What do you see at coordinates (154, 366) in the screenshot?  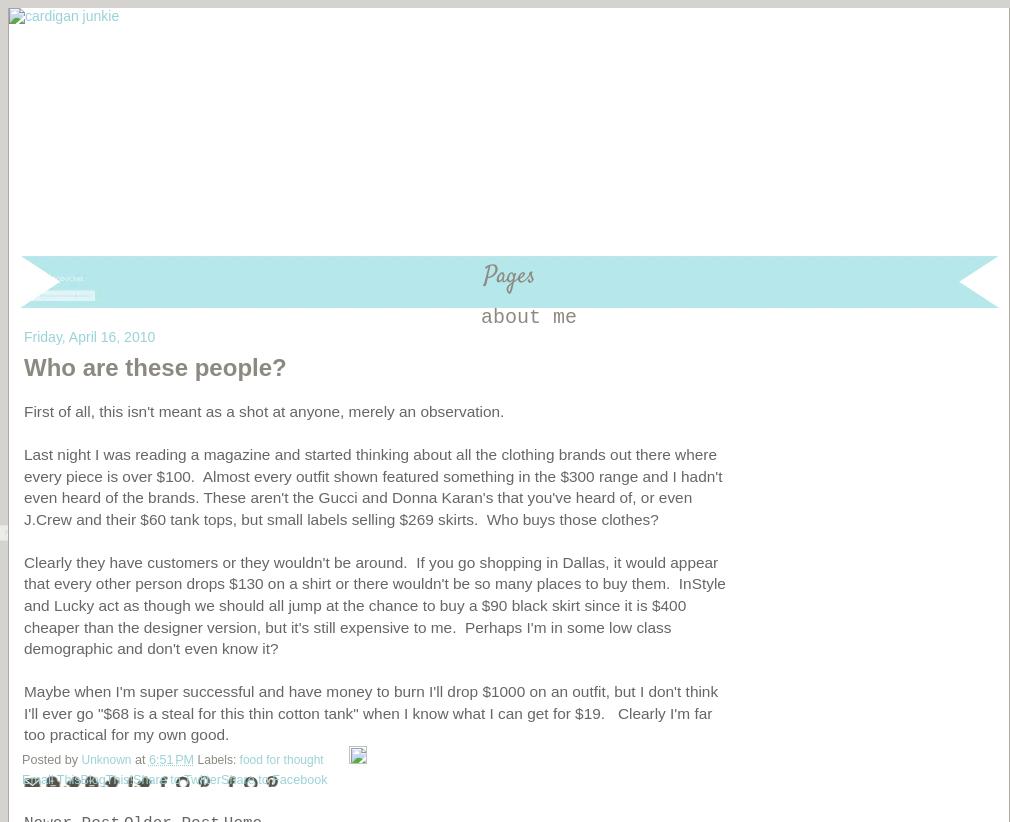 I see `'Who are these people?'` at bounding box center [154, 366].